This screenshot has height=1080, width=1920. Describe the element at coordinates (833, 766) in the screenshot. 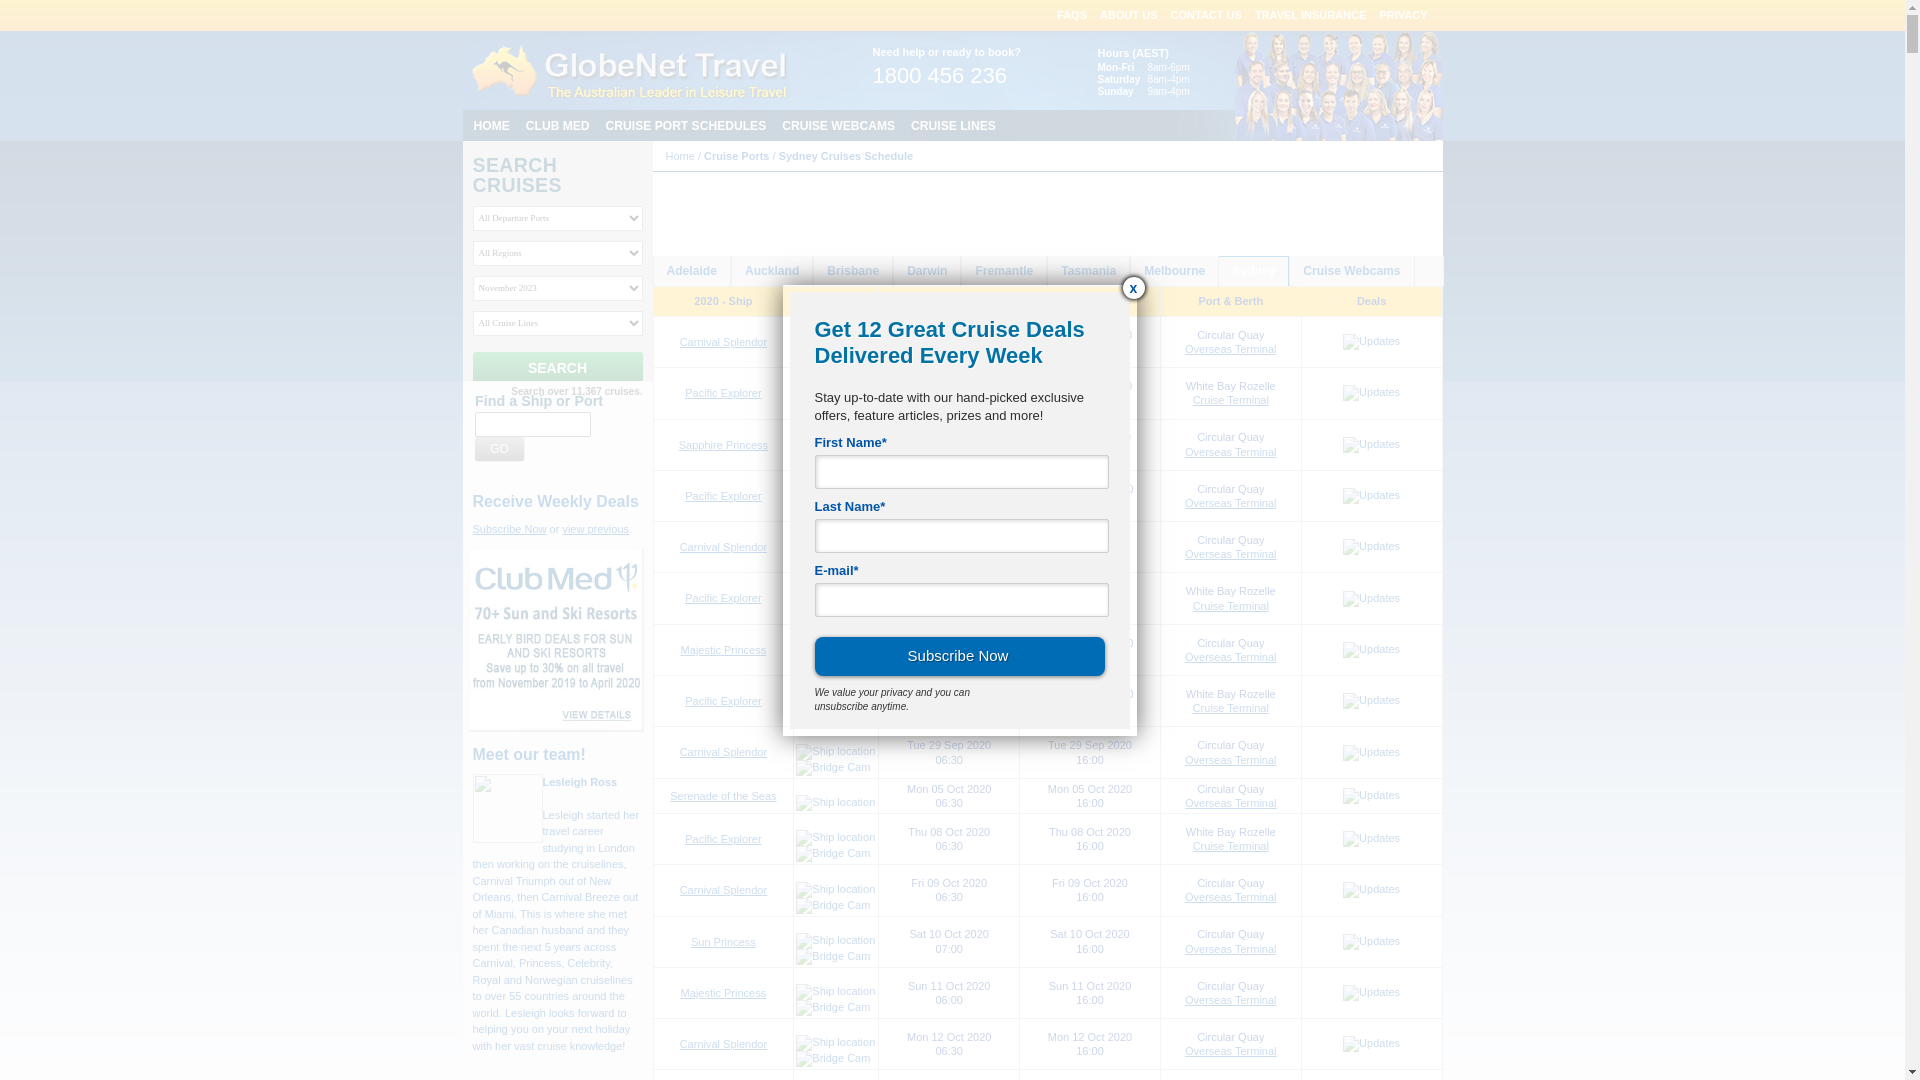

I see `'Bridge Cam'` at that location.